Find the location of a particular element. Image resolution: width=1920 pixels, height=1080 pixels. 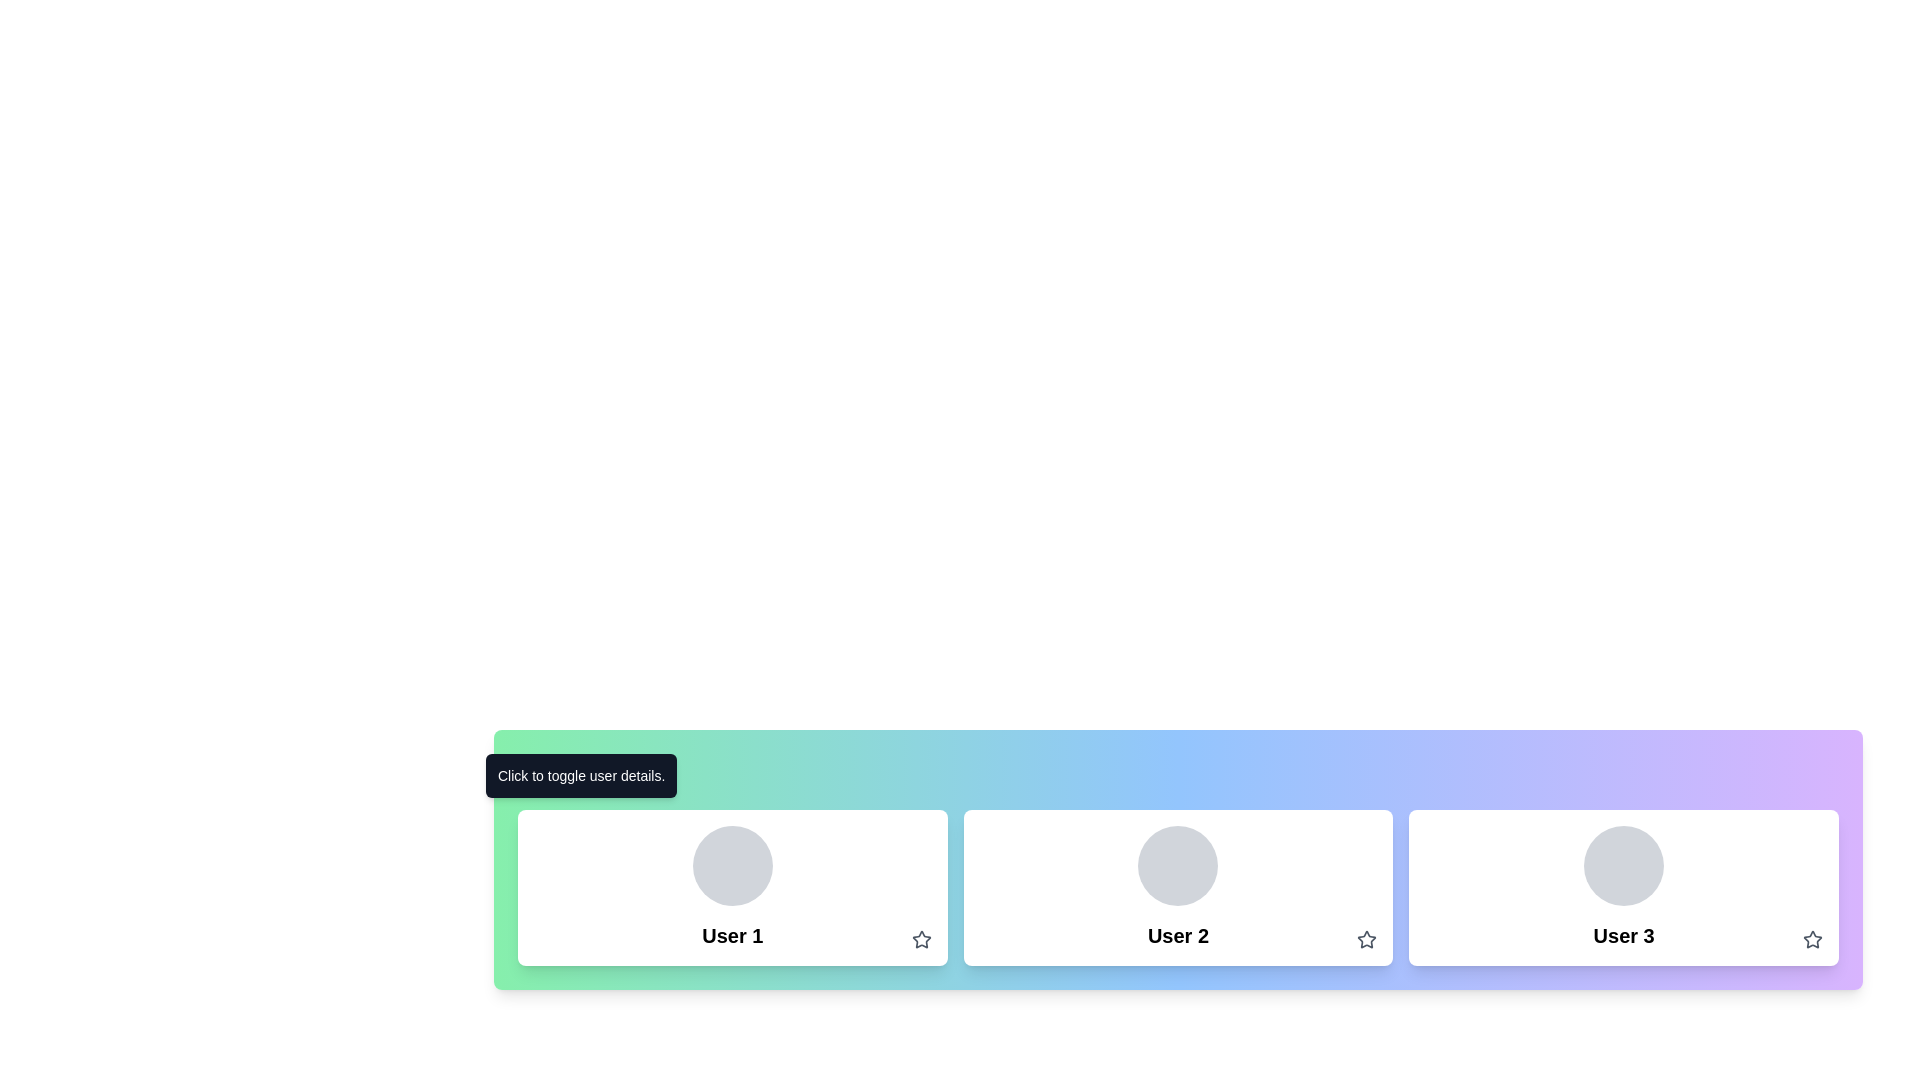

the star icon located in the bottom-right corner of the card for 'User 1' is located at coordinates (920, 939).